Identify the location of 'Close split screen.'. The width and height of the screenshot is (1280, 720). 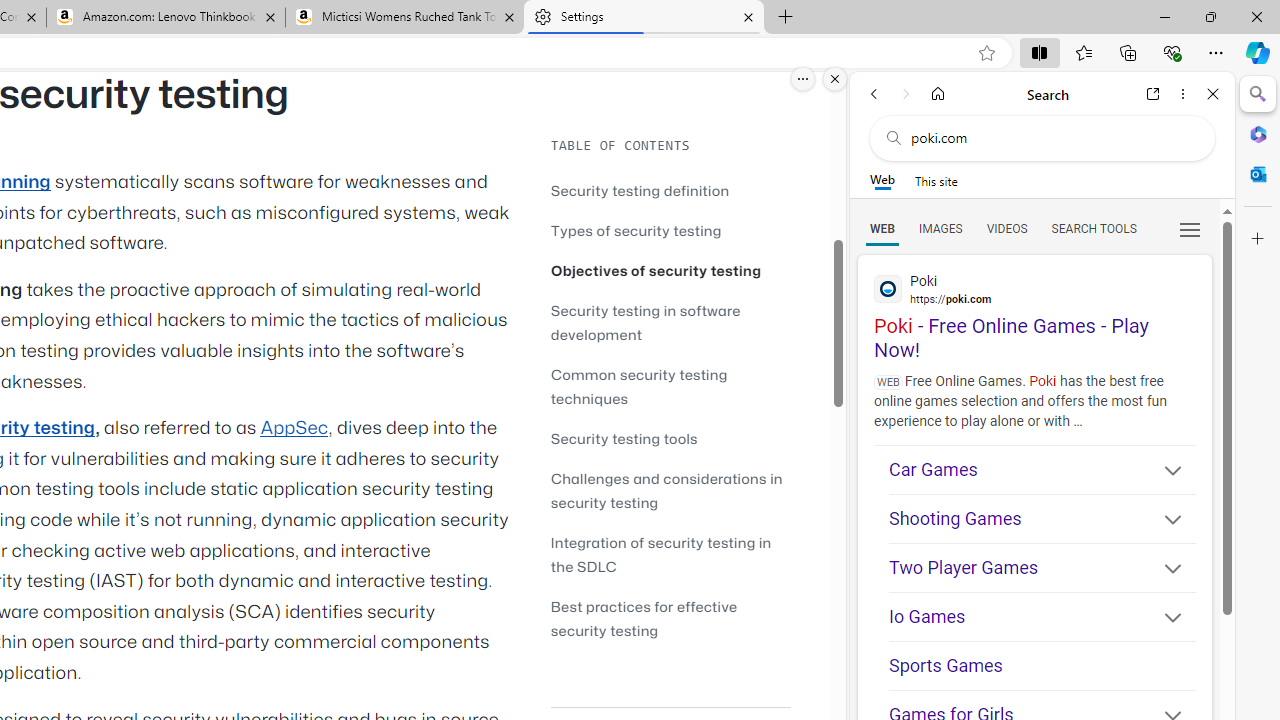
(835, 78).